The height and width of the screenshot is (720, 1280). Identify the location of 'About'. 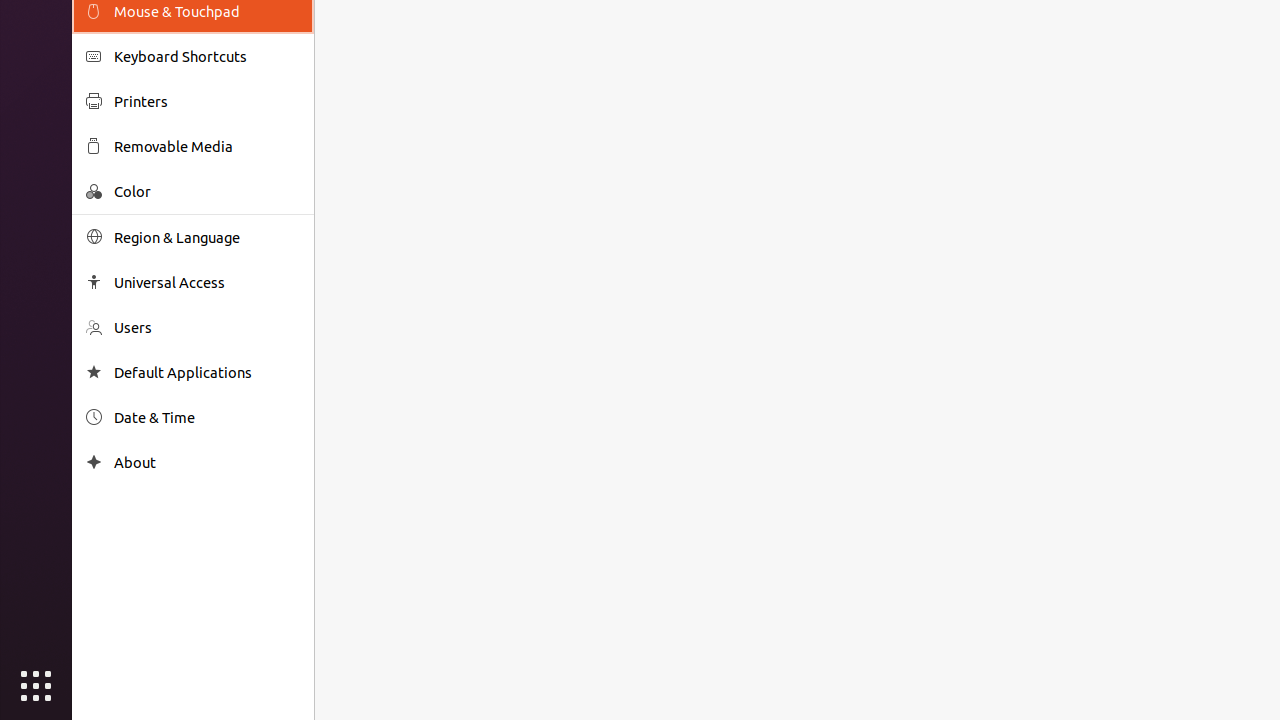
(206, 462).